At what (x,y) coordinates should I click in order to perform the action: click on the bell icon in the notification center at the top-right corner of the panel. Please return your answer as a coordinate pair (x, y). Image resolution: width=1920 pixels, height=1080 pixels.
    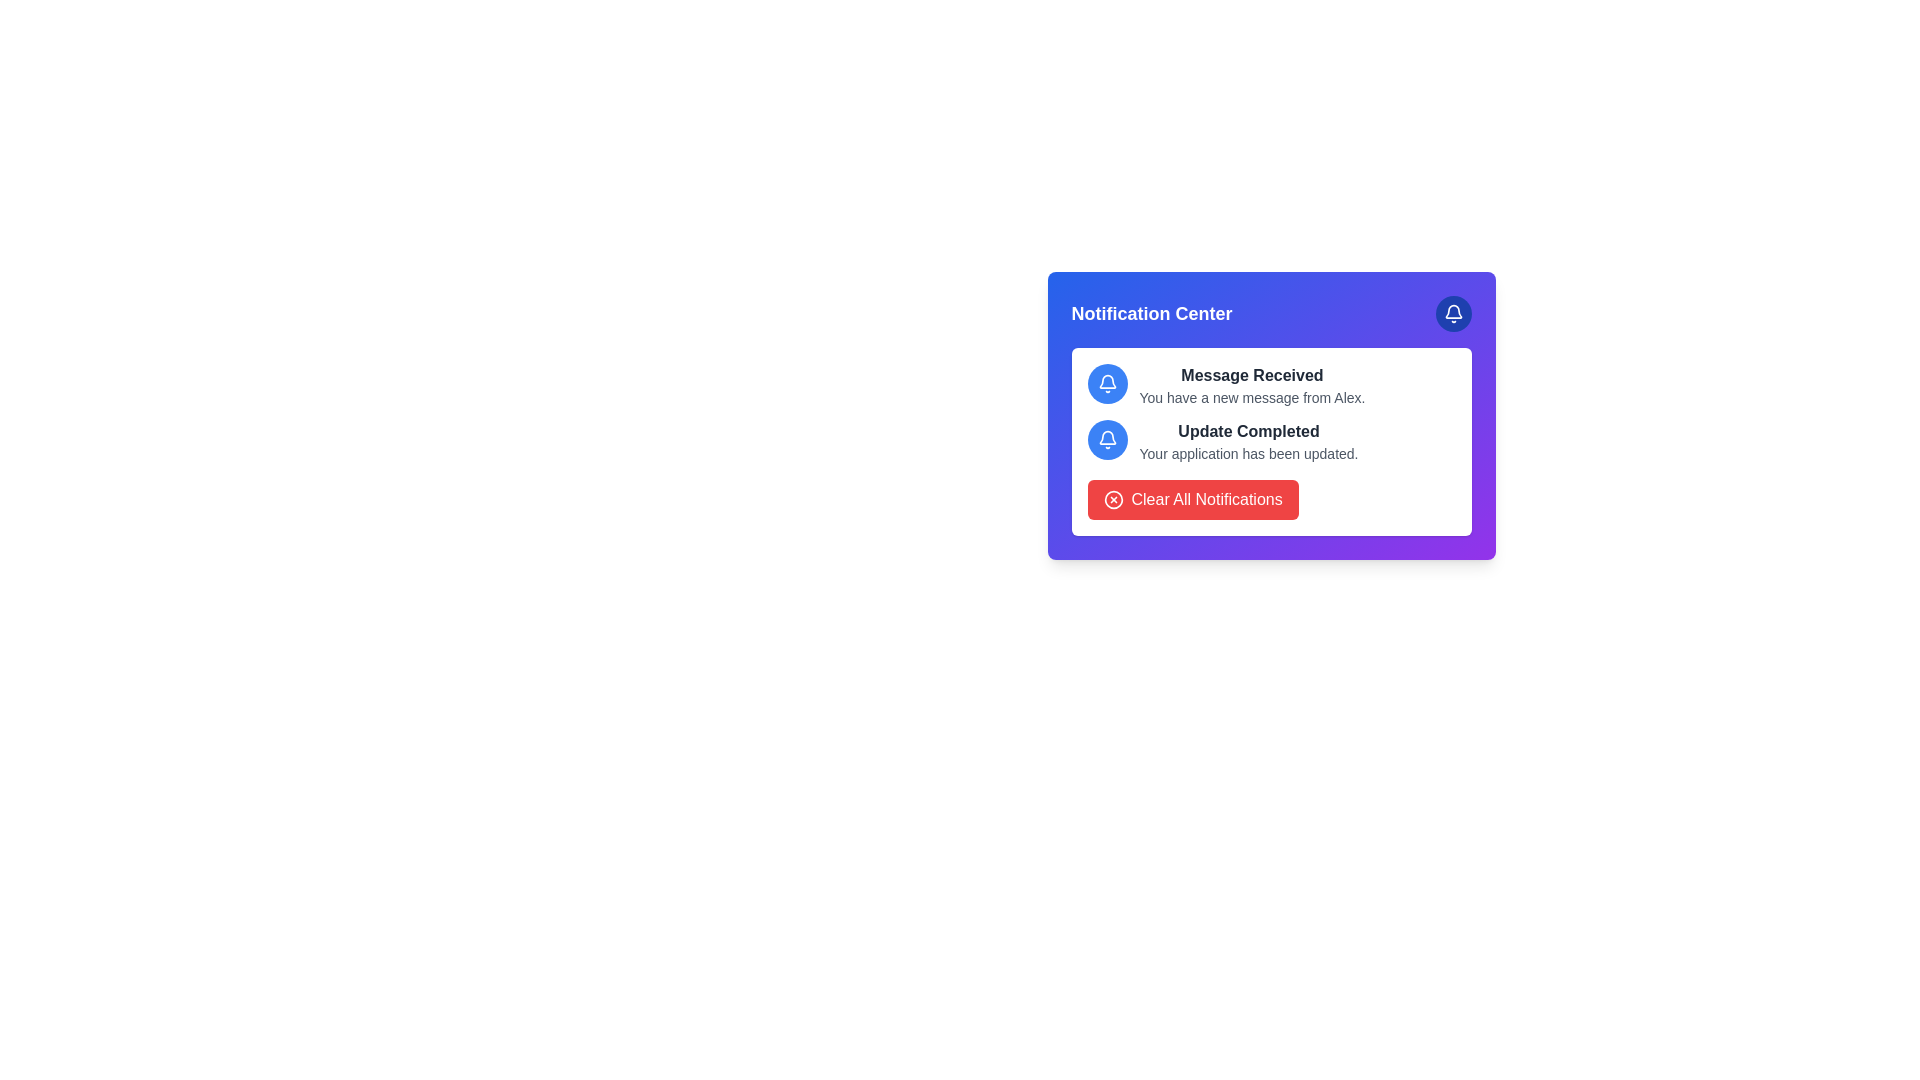
    Looking at the image, I should click on (1453, 311).